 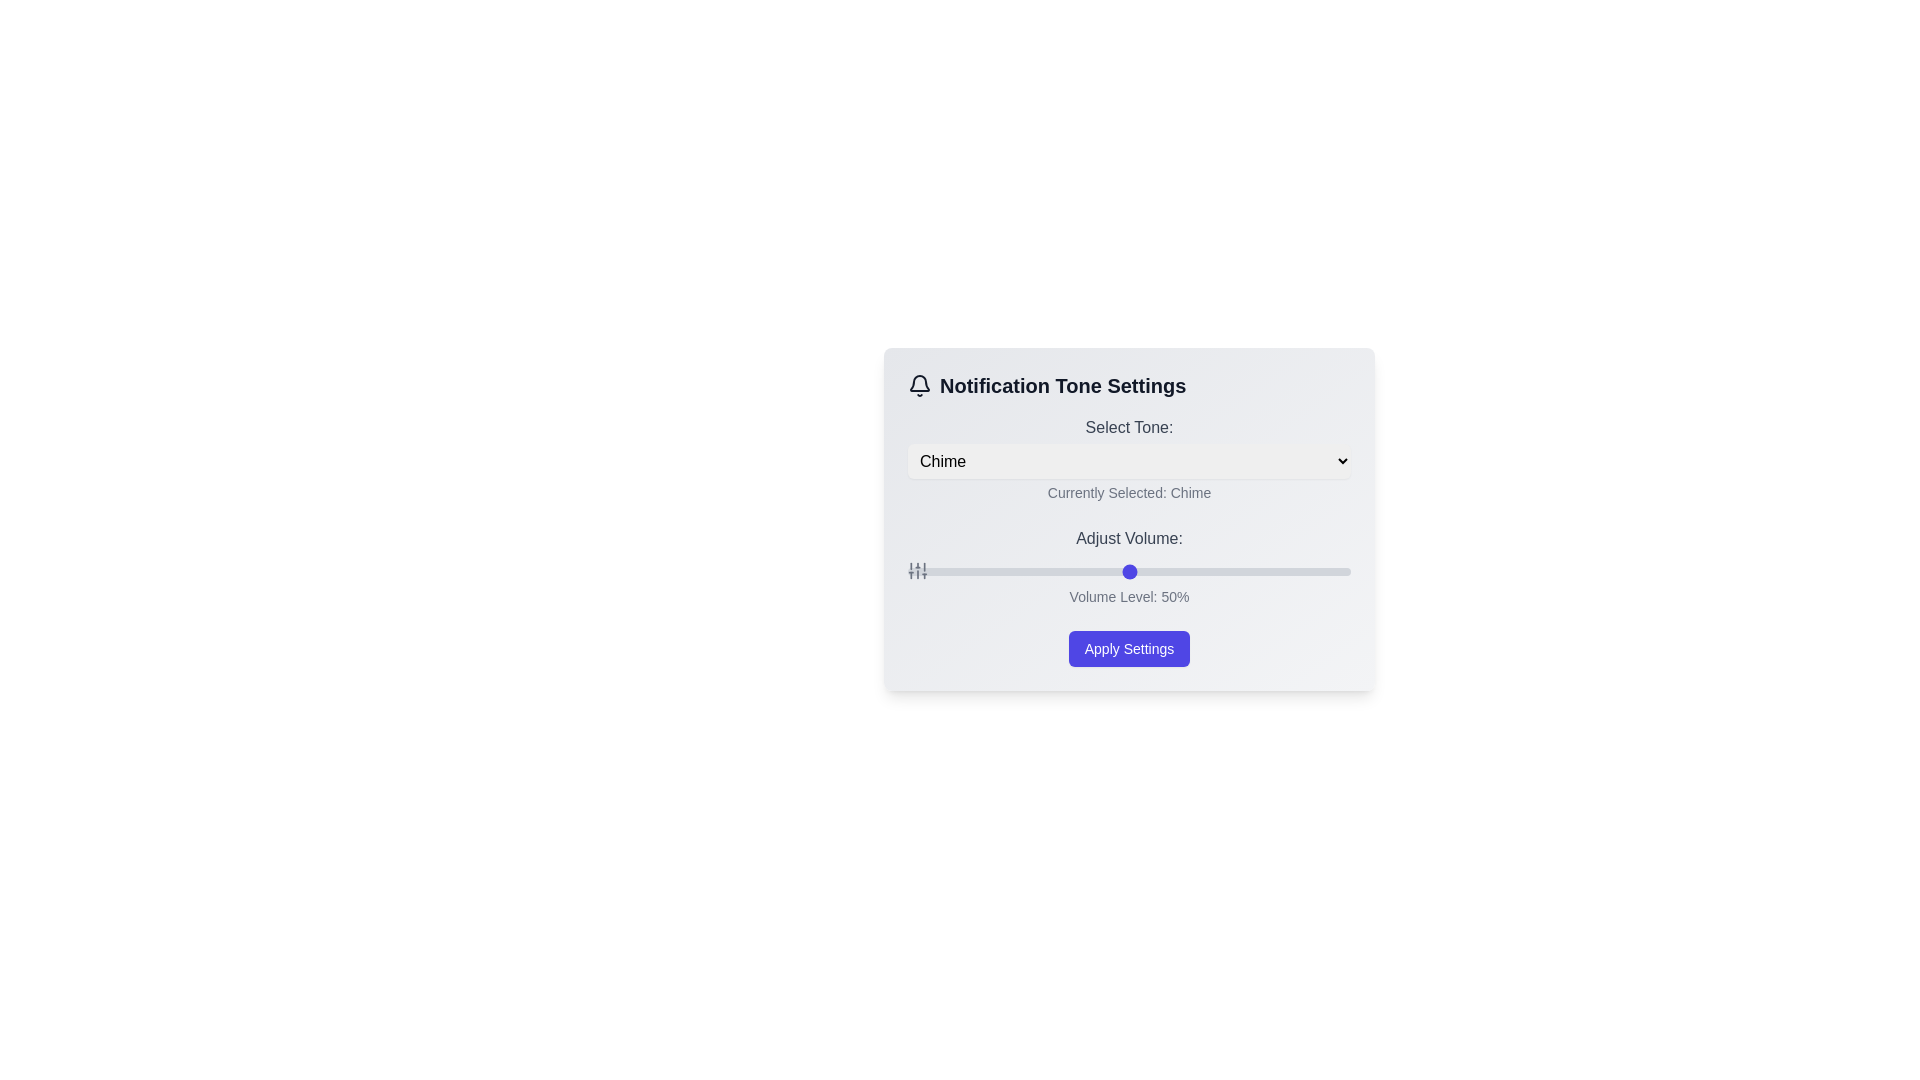 What do you see at coordinates (1129, 648) in the screenshot?
I see `the confirmation button for applying the notification tone and volume settings` at bounding box center [1129, 648].